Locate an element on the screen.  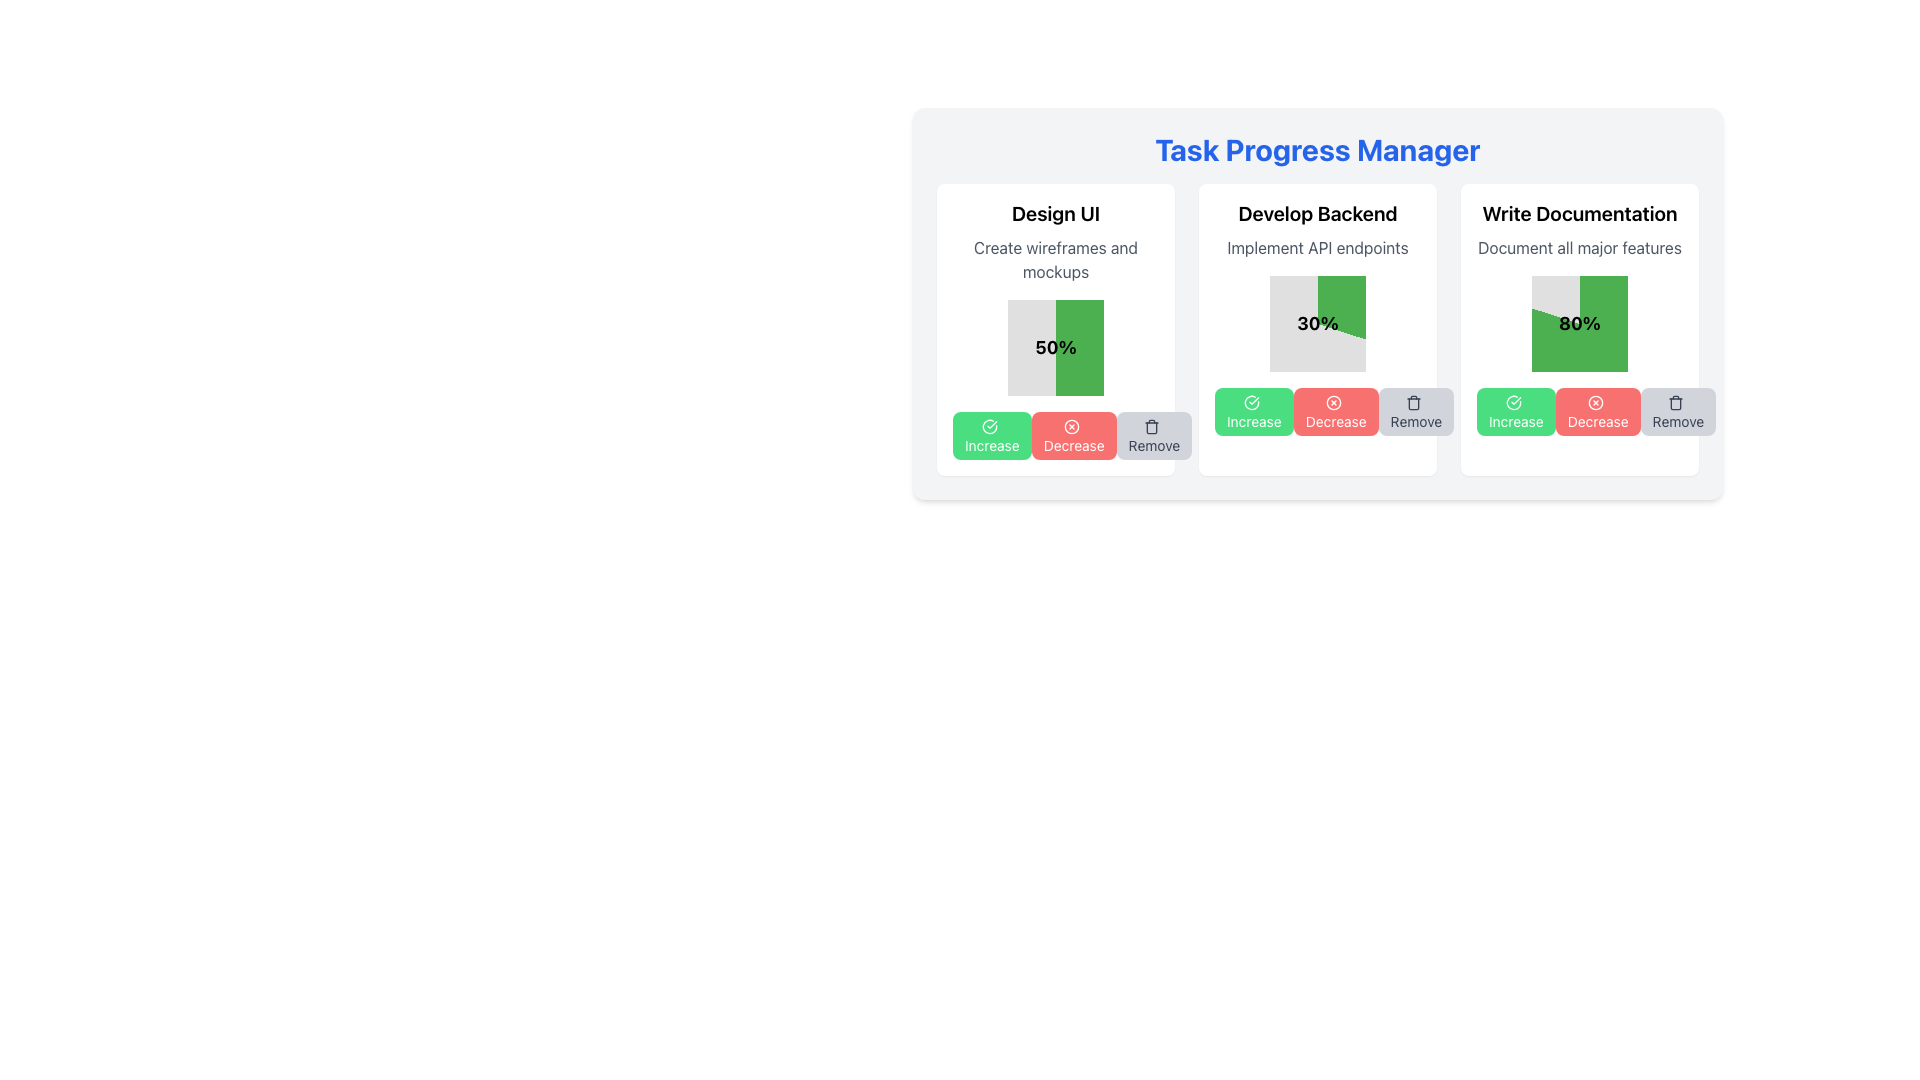
the trash can icon located within the 'Remove' button beneath the 'Design UI' section is located at coordinates (1152, 426).